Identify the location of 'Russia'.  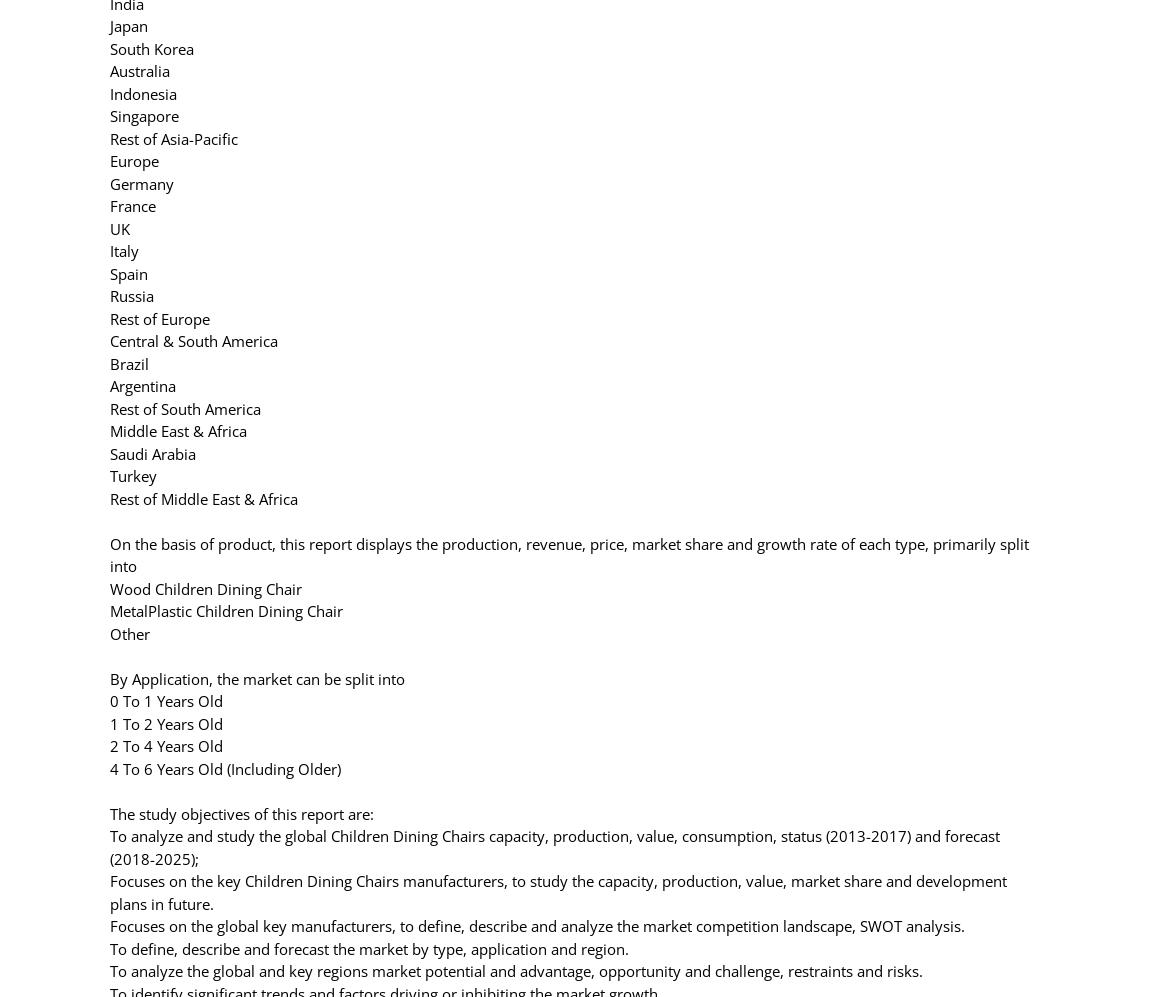
(109, 296).